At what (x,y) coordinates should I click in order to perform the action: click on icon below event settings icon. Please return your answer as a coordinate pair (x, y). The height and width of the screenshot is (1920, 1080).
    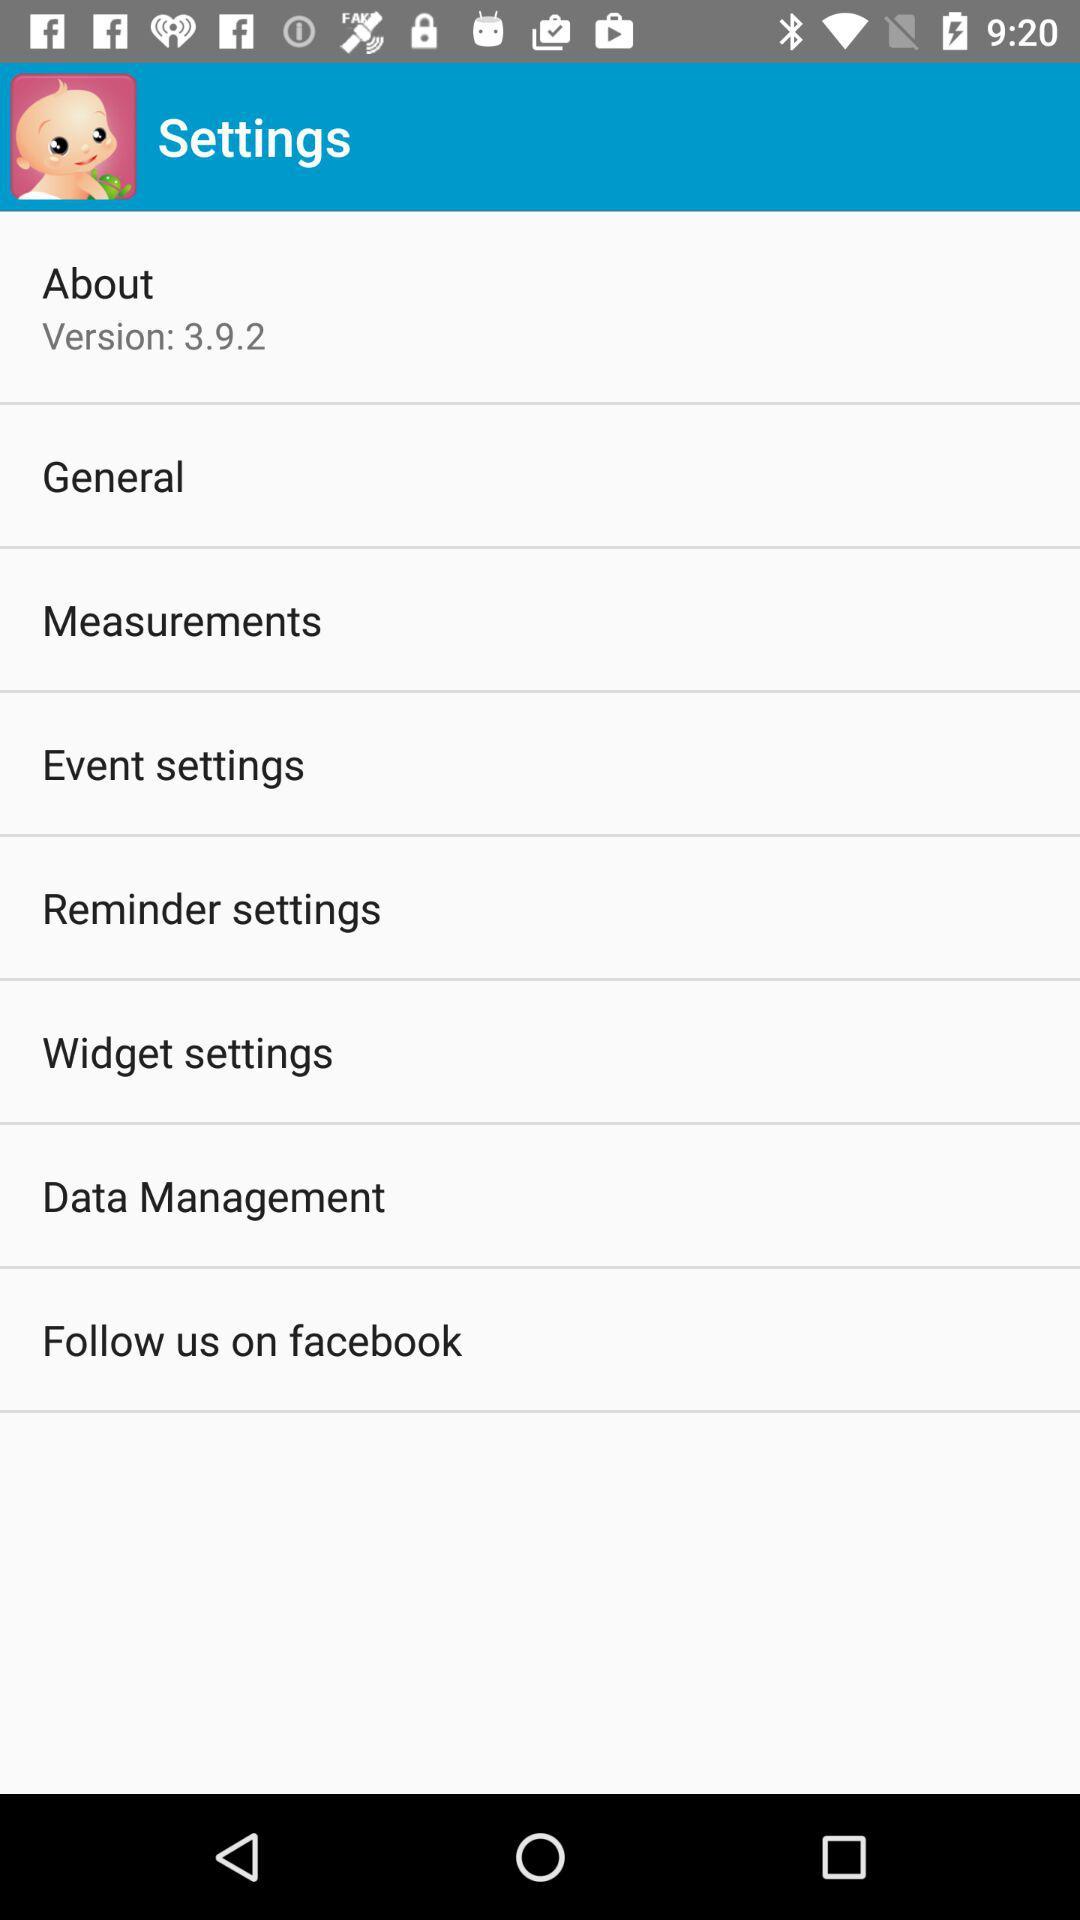
    Looking at the image, I should click on (211, 906).